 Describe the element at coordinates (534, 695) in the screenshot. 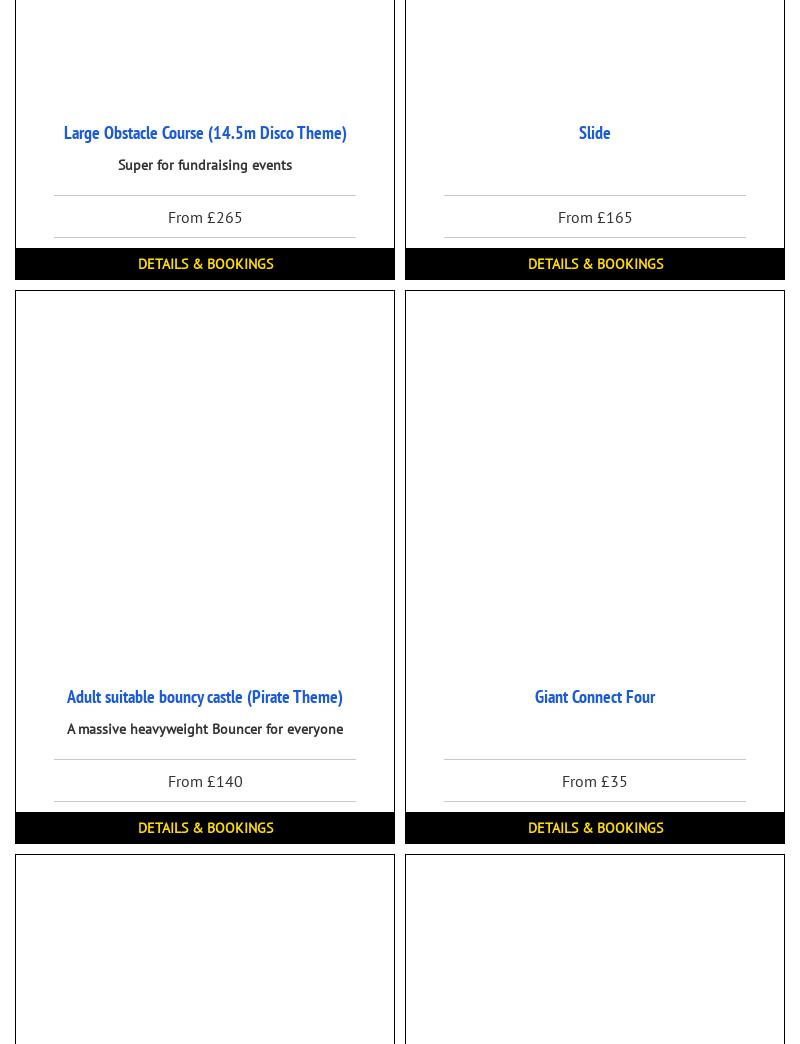

I see `'Giant Connect Four'` at that location.